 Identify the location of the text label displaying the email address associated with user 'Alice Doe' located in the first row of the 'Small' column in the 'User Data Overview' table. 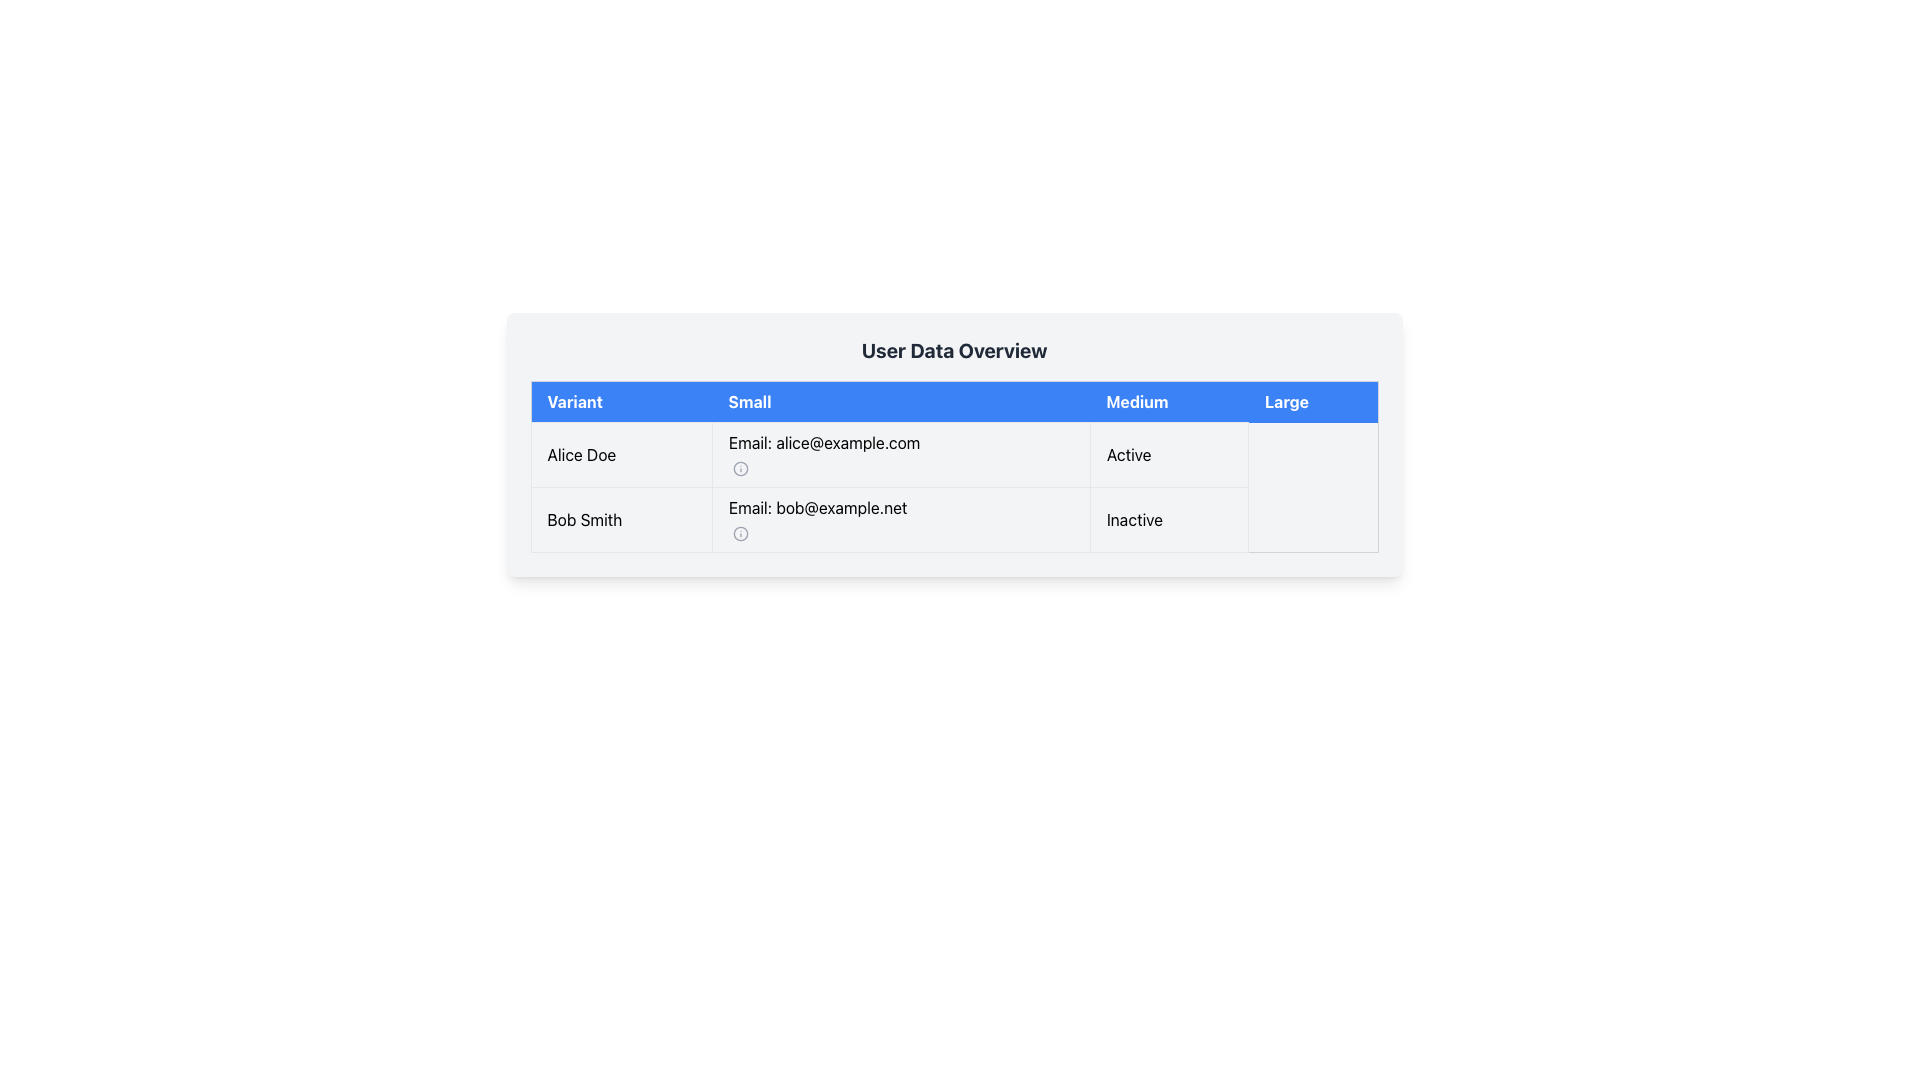
(900, 442).